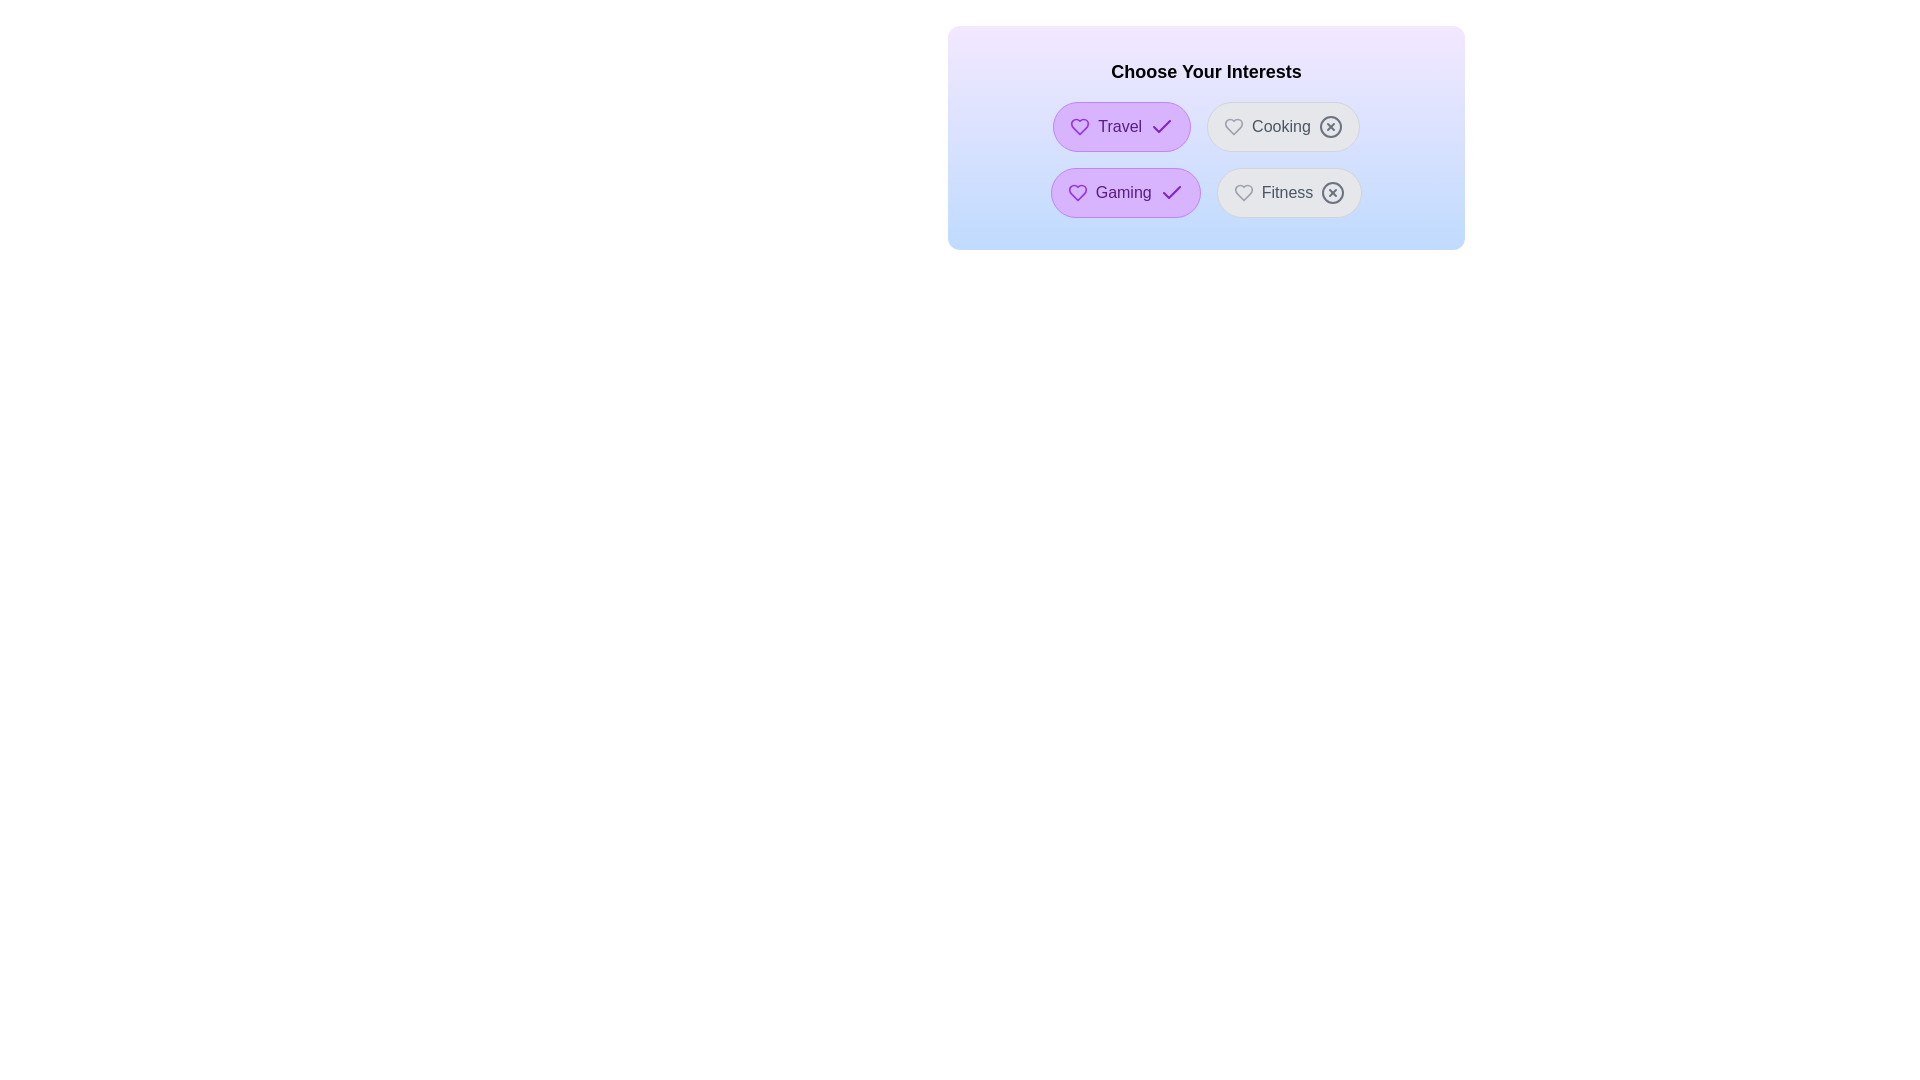  Describe the element at coordinates (1282, 127) in the screenshot. I see `the interest Cooking by clicking its button` at that location.